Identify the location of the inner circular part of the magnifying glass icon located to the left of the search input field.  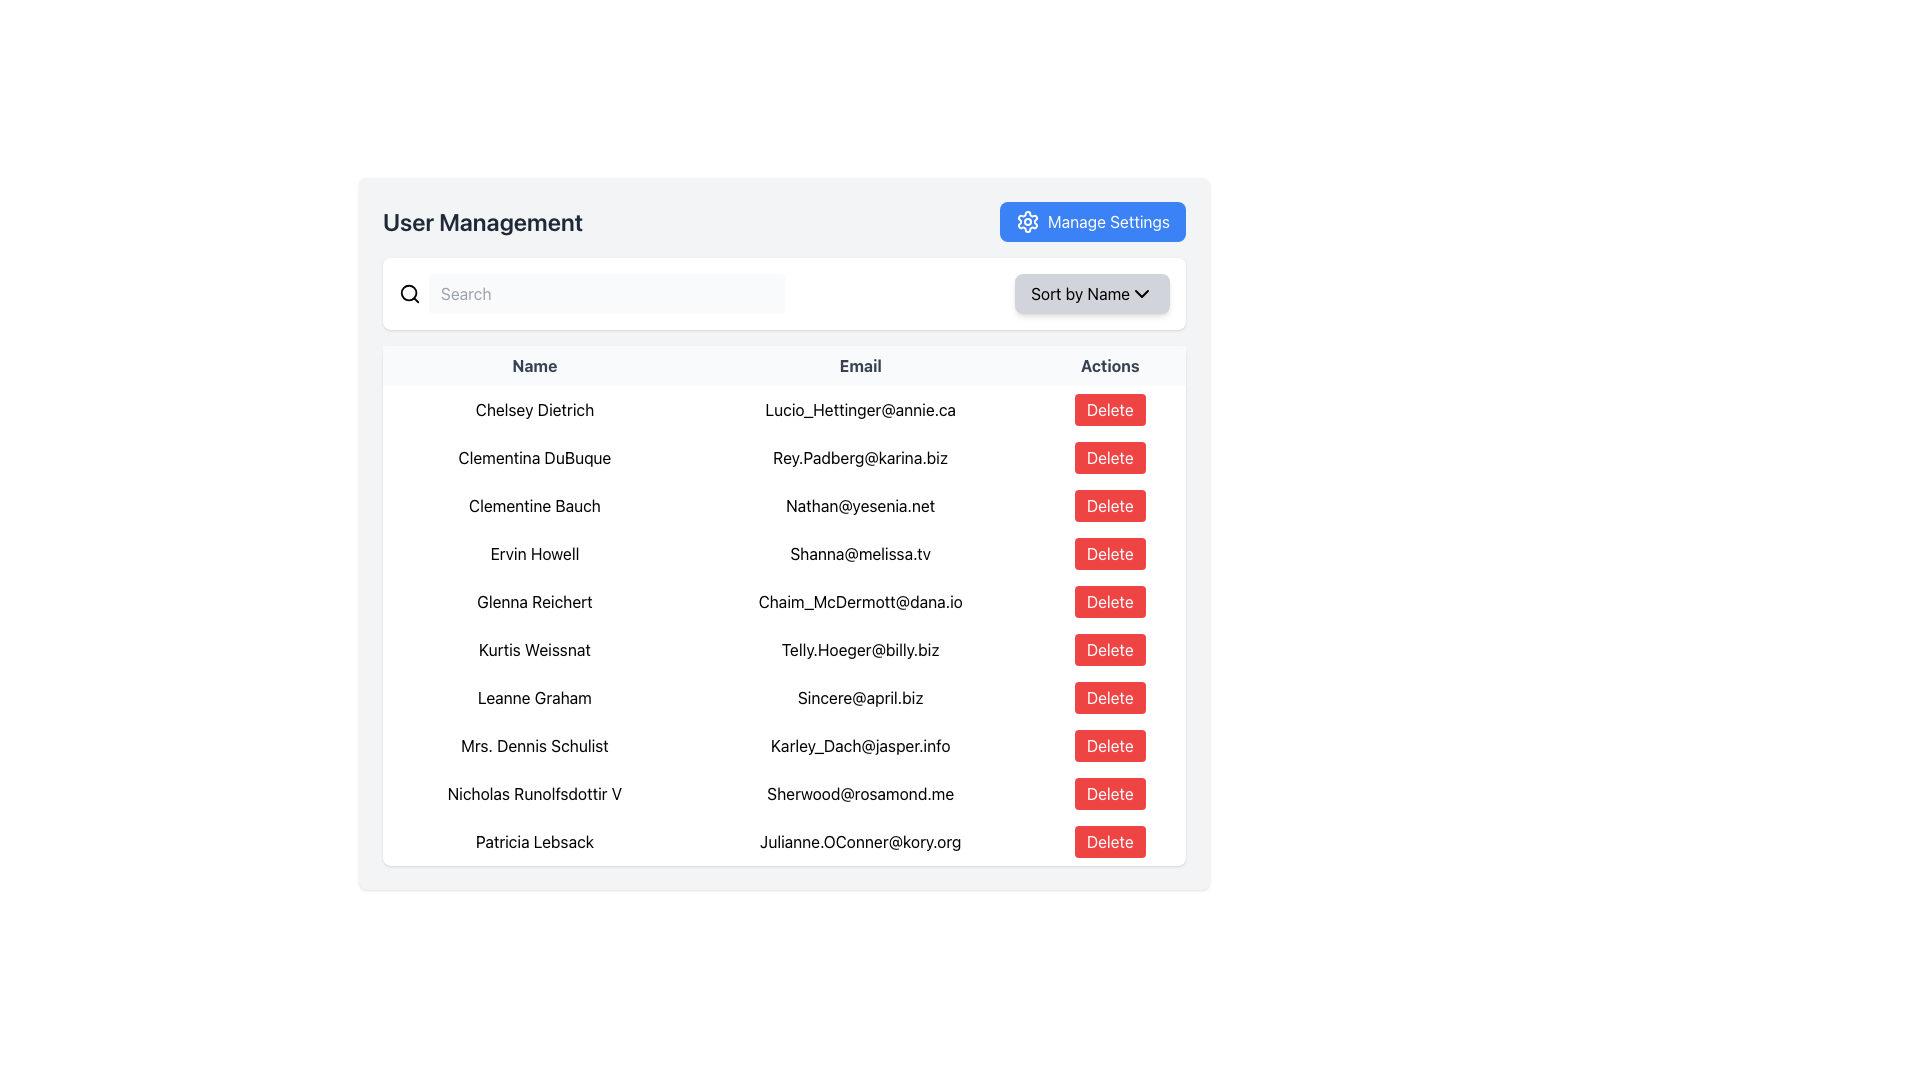
(408, 293).